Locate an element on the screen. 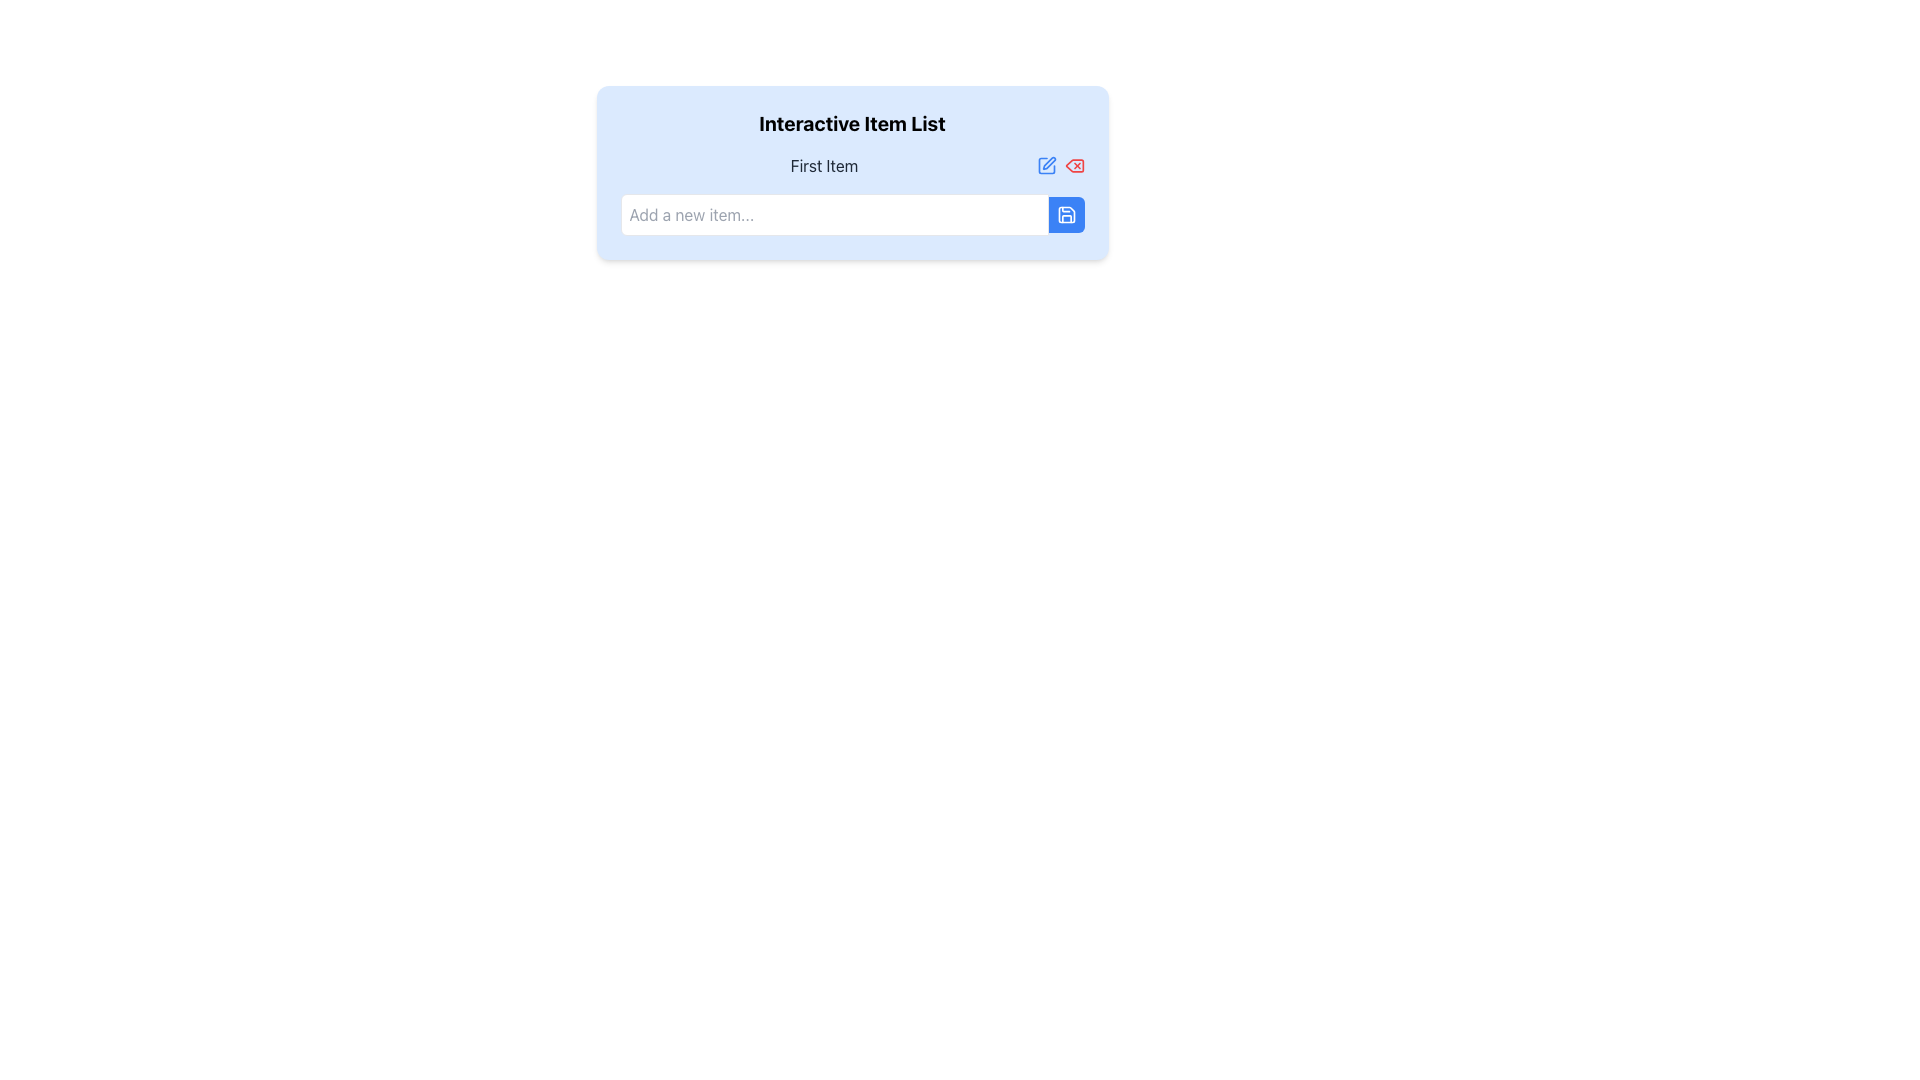 Image resolution: width=1920 pixels, height=1080 pixels. the text block displaying 'First Item' which is located directly beneath the header 'Interactive Item List' and has a blue background is located at coordinates (852, 172).